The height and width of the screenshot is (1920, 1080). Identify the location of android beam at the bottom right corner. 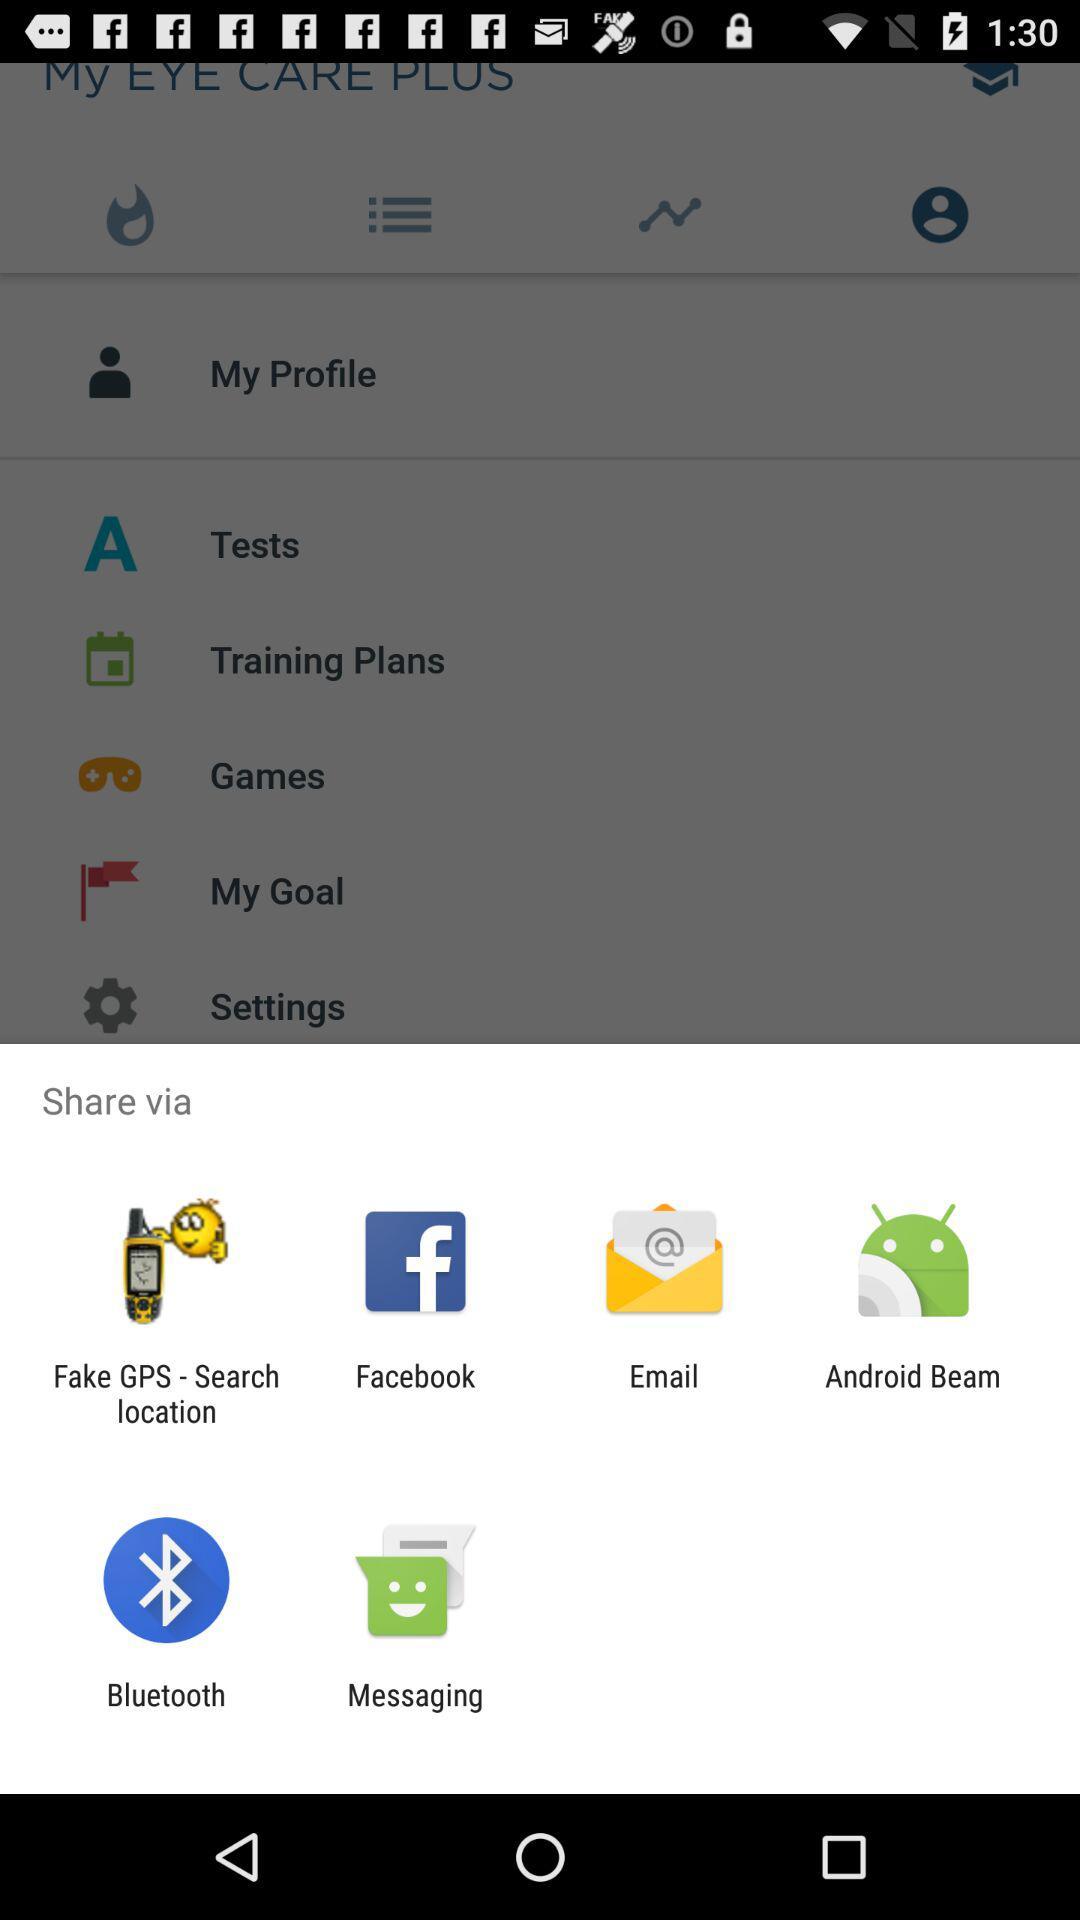
(913, 1392).